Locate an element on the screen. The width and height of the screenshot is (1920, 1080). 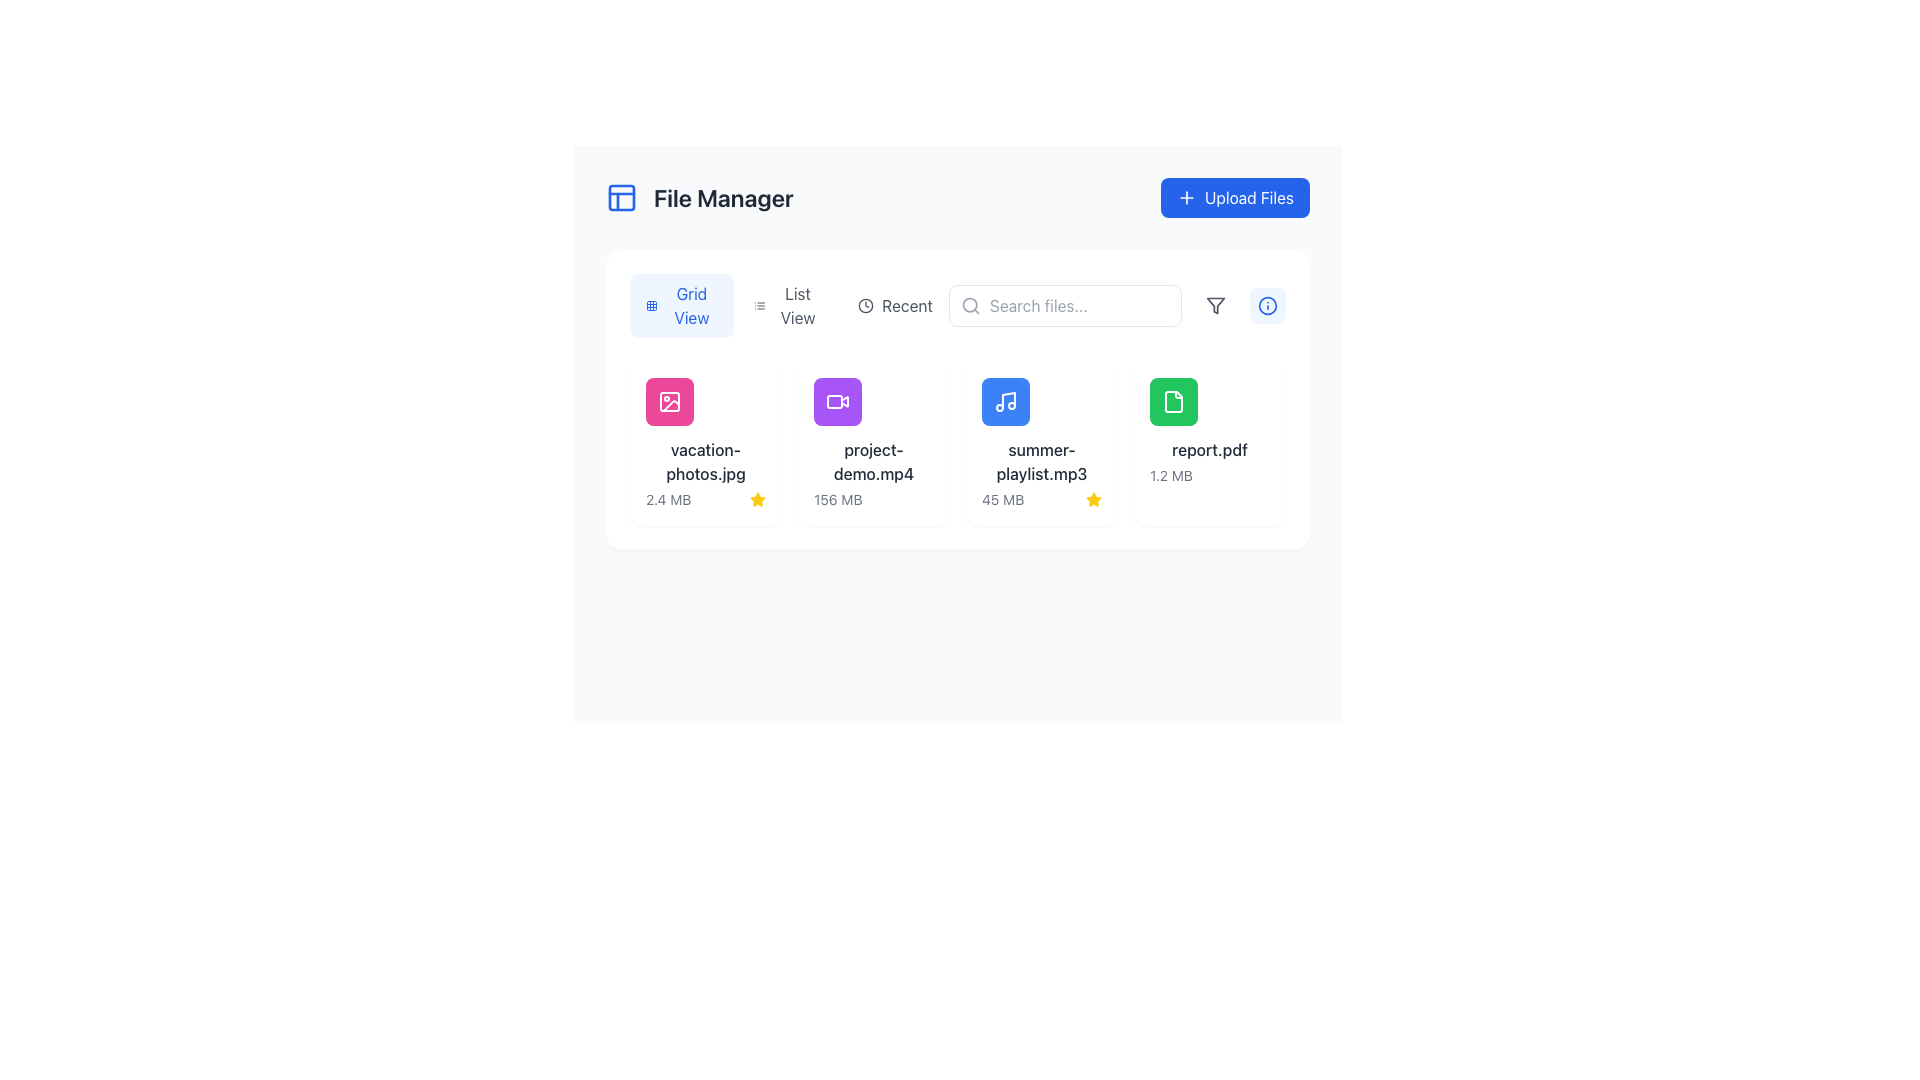
the delete button located at the bottom of the card for the file 'report.pdf' is located at coordinates (1251, 496).